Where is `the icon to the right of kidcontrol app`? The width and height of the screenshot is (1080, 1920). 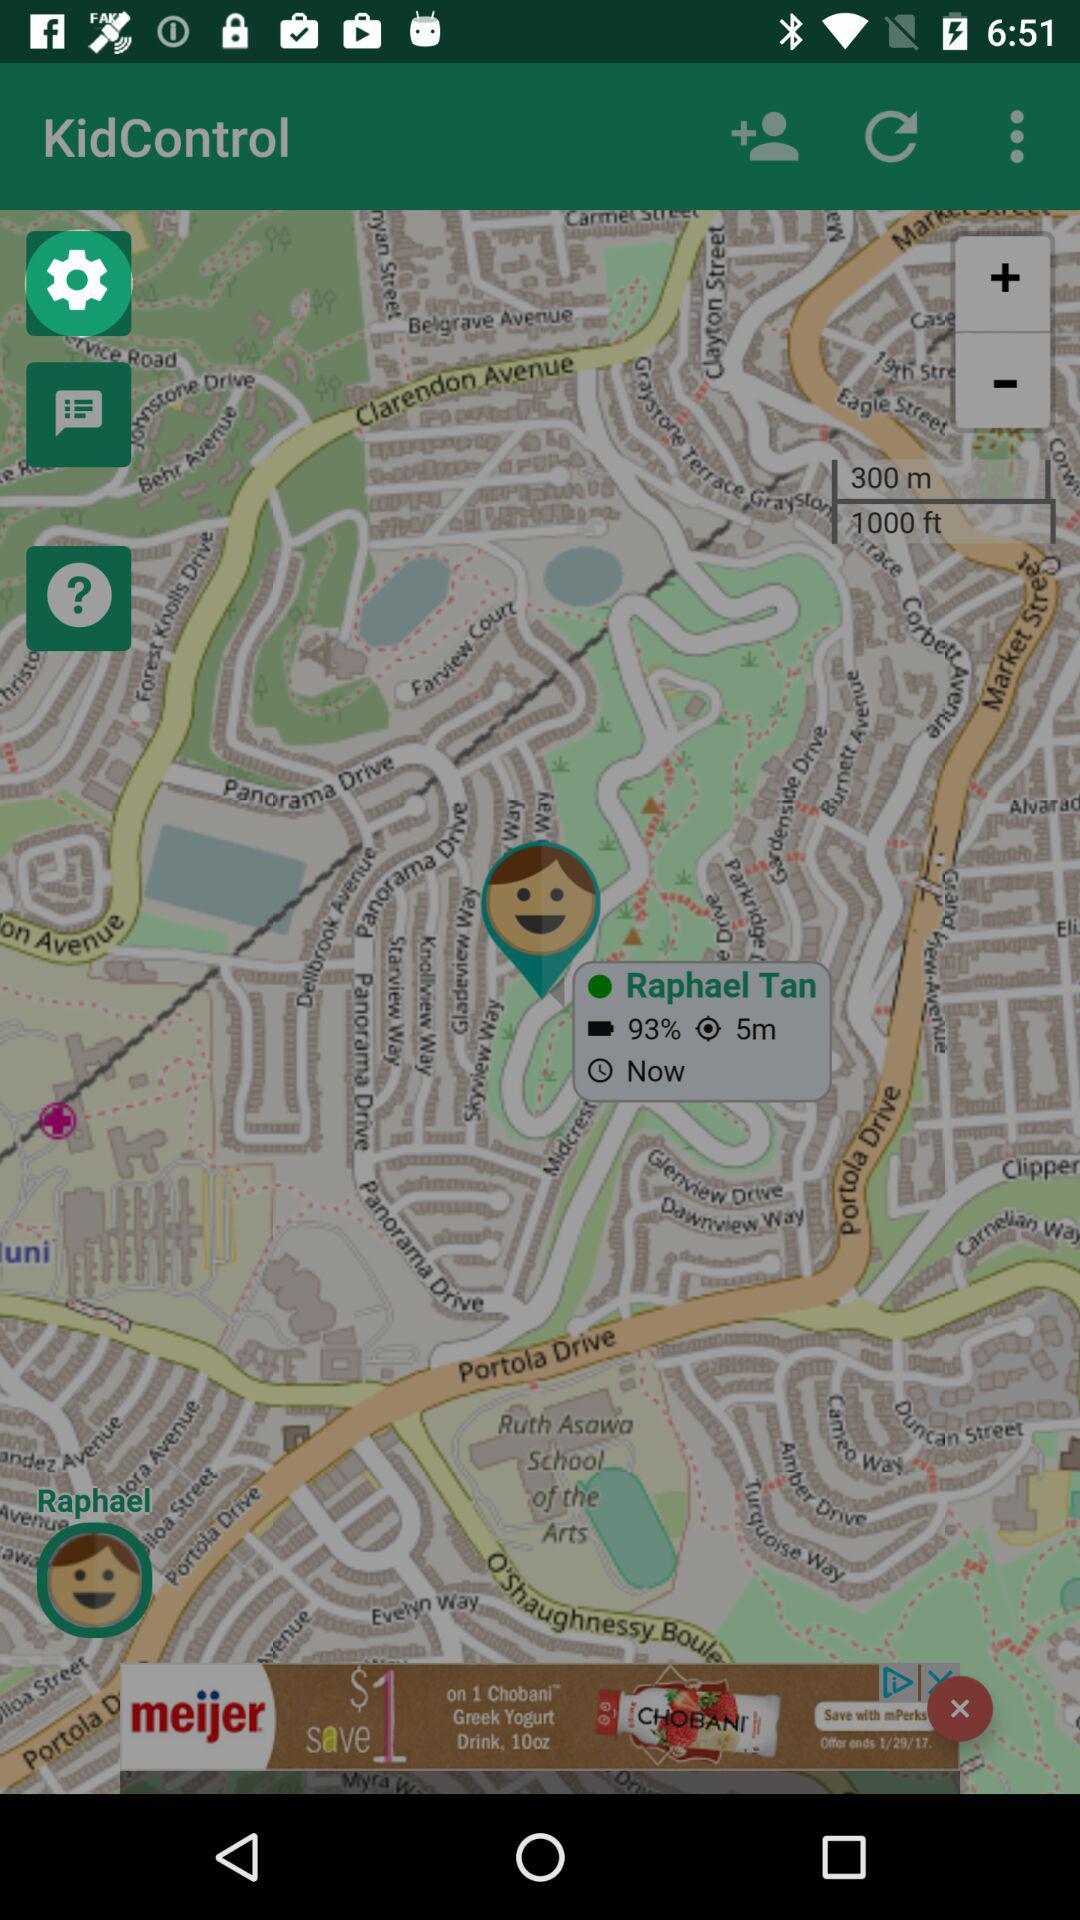
the icon to the right of kidcontrol app is located at coordinates (764, 135).